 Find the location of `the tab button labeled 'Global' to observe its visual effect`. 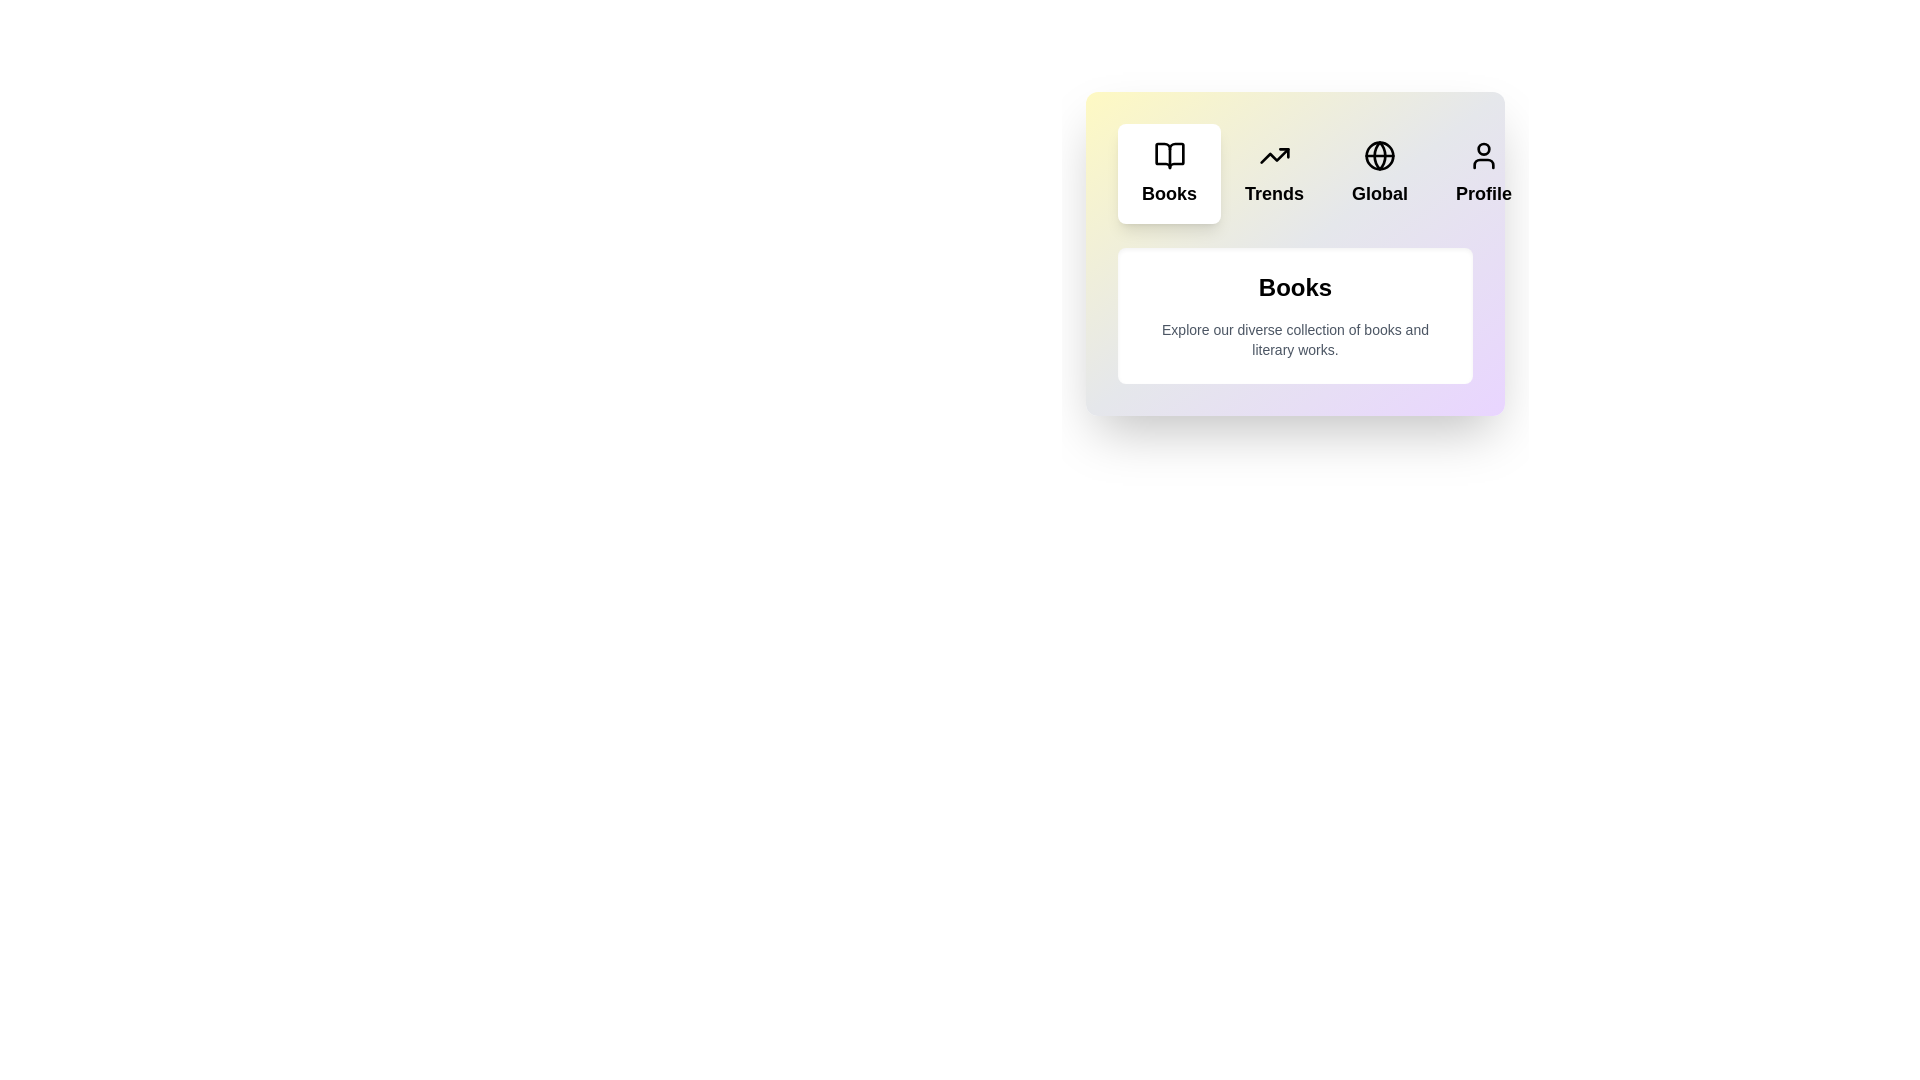

the tab button labeled 'Global' to observe its visual effect is located at coordinates (1379, 172).